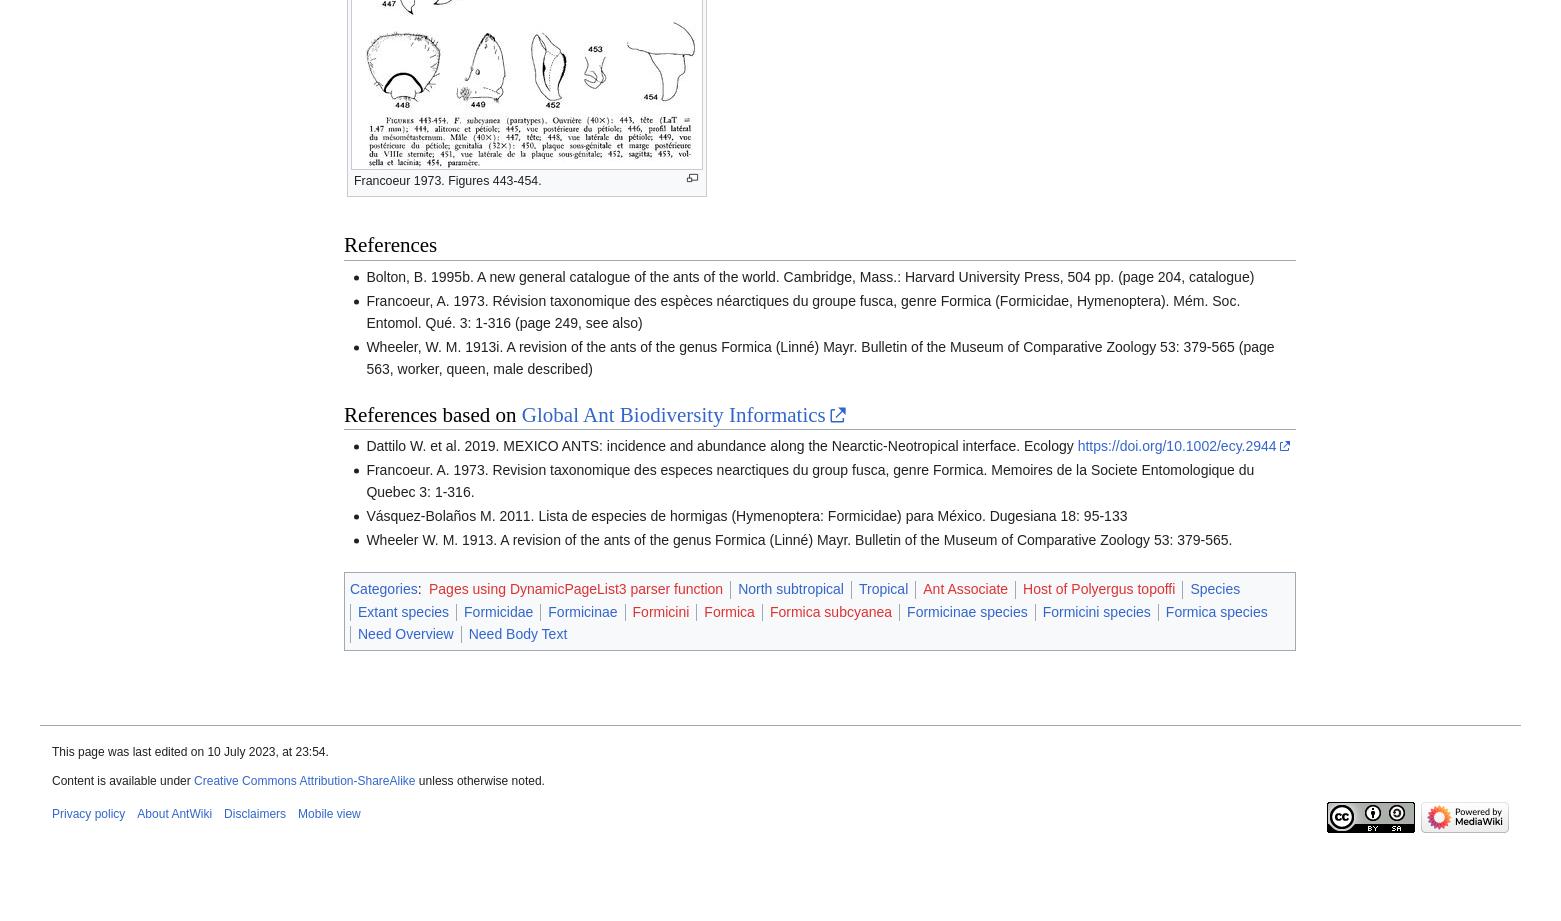 This screenshot has height=921, width=1561. Describe the element at coordinates (402, 609) in the screenshot. I see `'Extant species'` at that location.